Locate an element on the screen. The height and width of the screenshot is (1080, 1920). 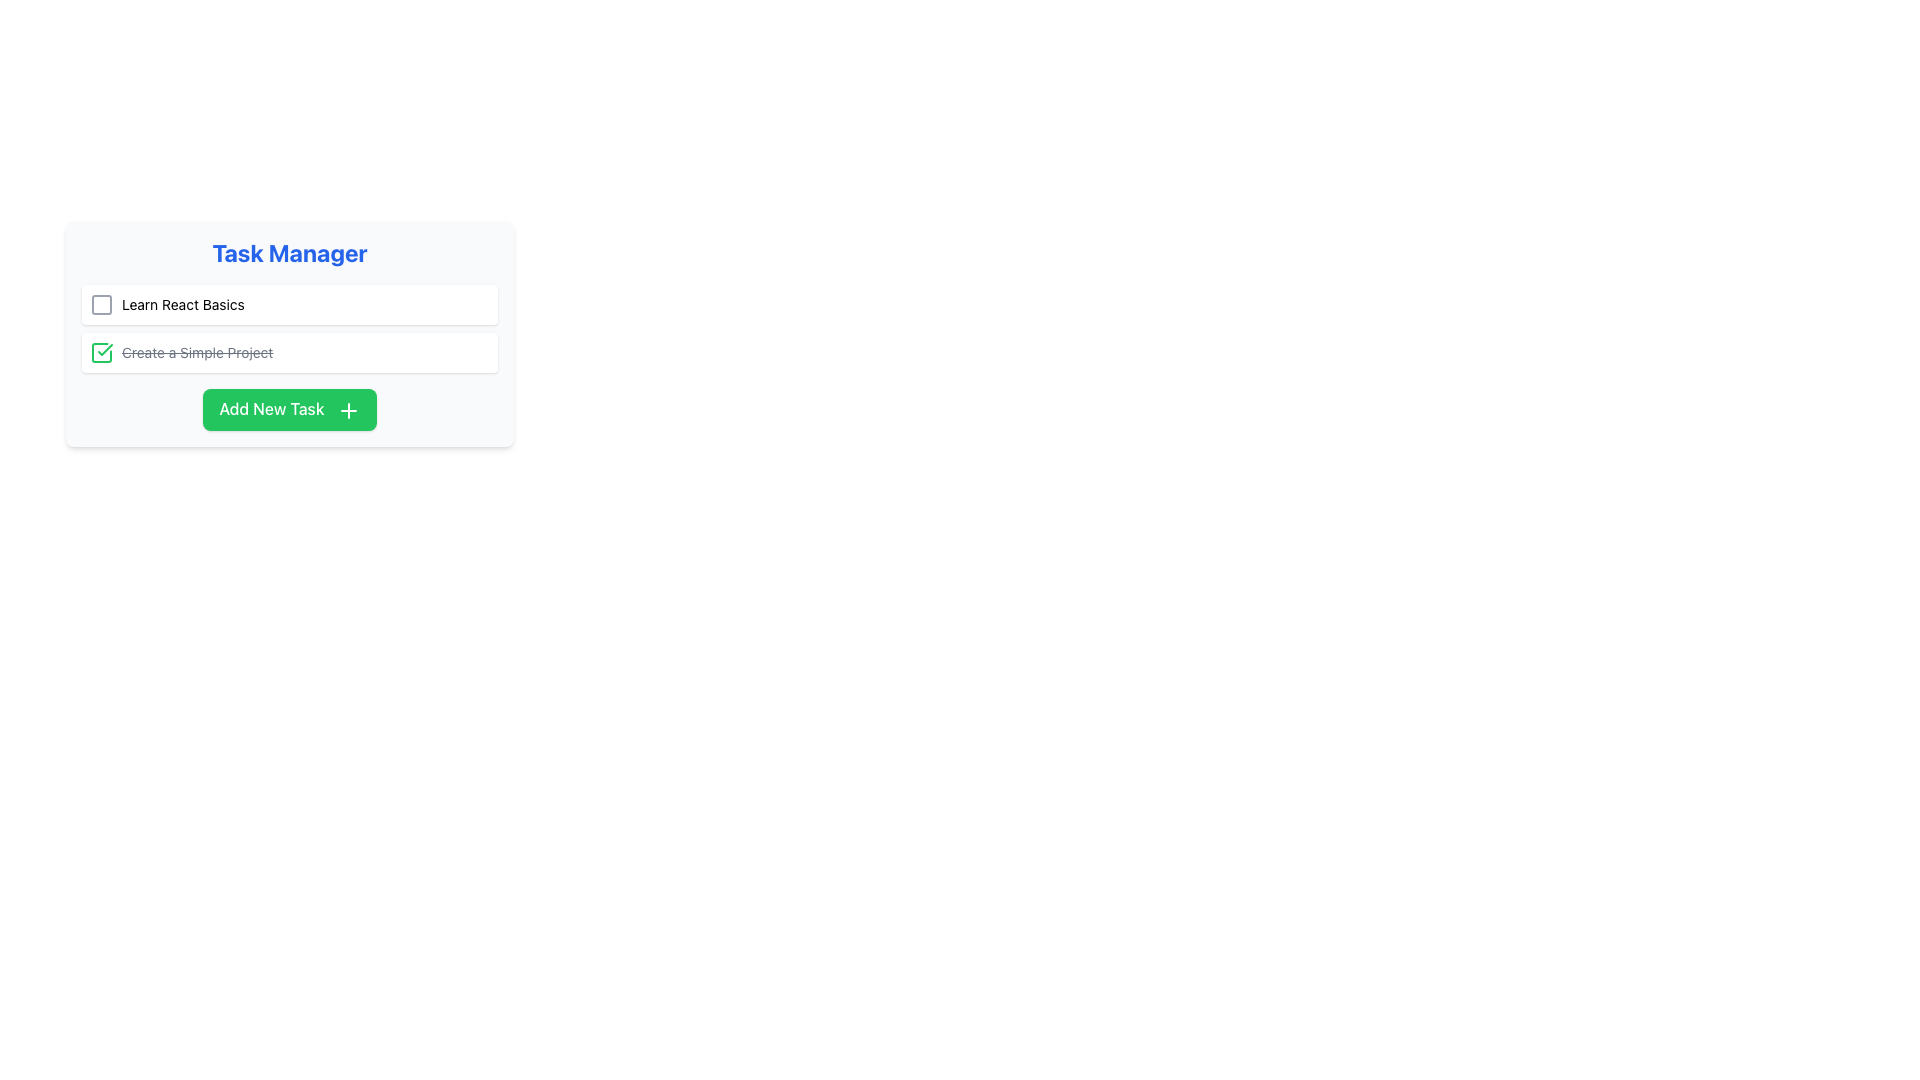
the 'Task Manager' text header, which is styled in bold and large blue font, located at the top of the task listing panel is located at coordinates (288, 252).